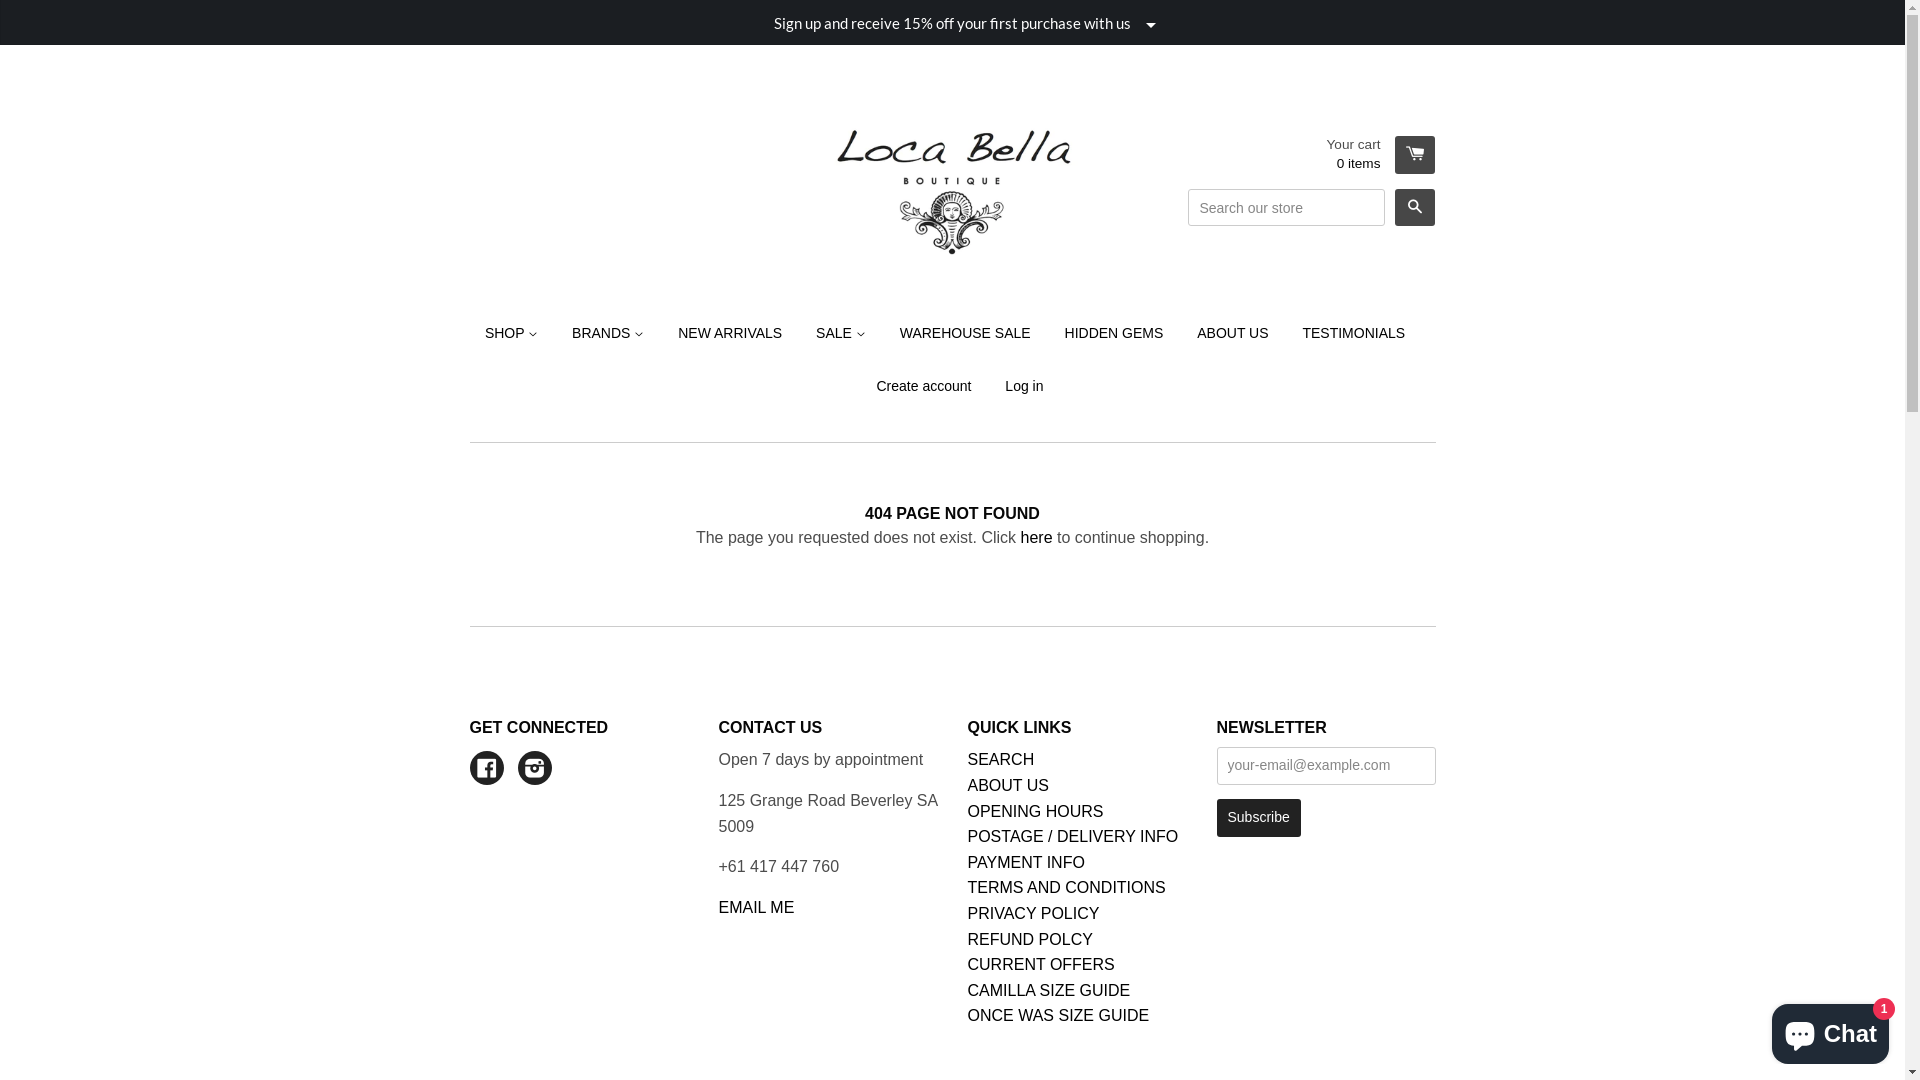 The image size is (1920, 1080). I want to click on 'WAREHOUSE SALE', so click(965, 331).